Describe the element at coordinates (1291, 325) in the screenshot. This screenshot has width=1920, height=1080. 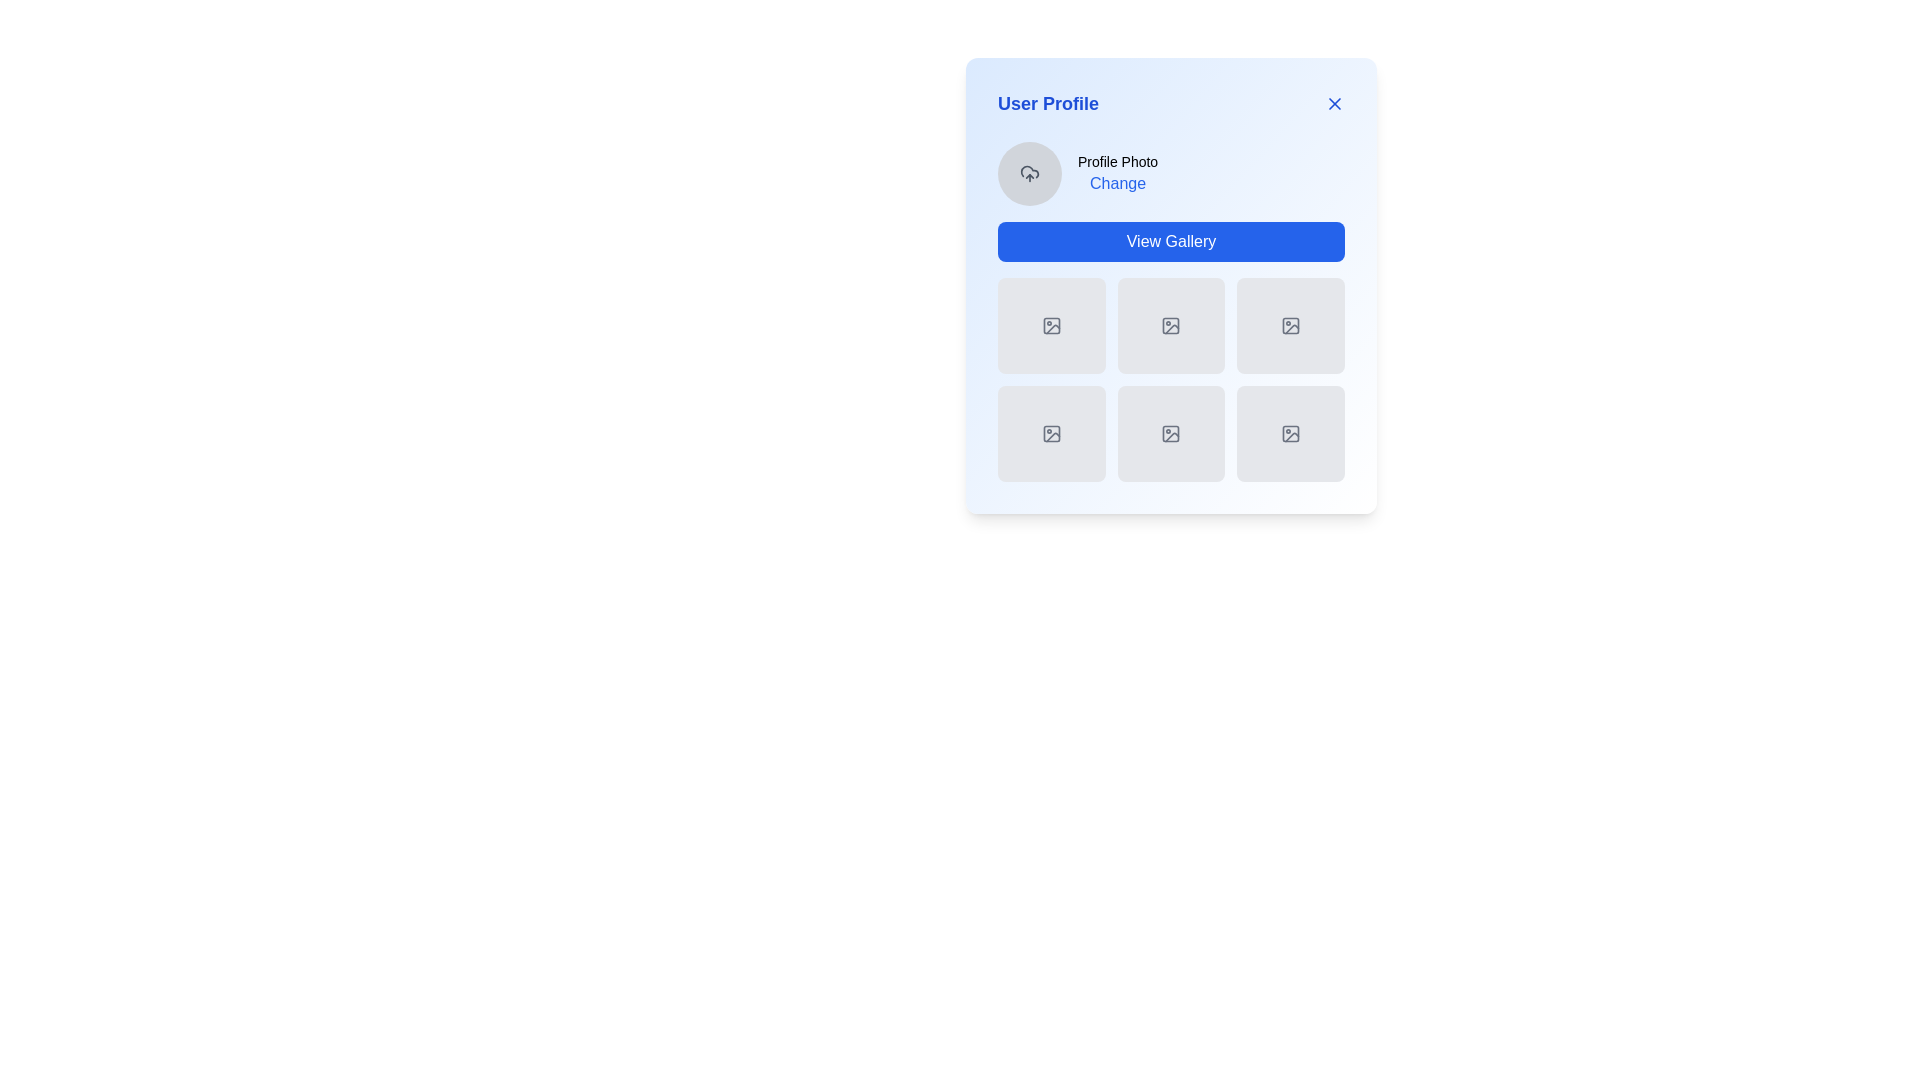
I see `on the small, square icon with rounded corners located in the middle column of the second row in a 3x2 grid, below the 'View Gallery' button` at that location.